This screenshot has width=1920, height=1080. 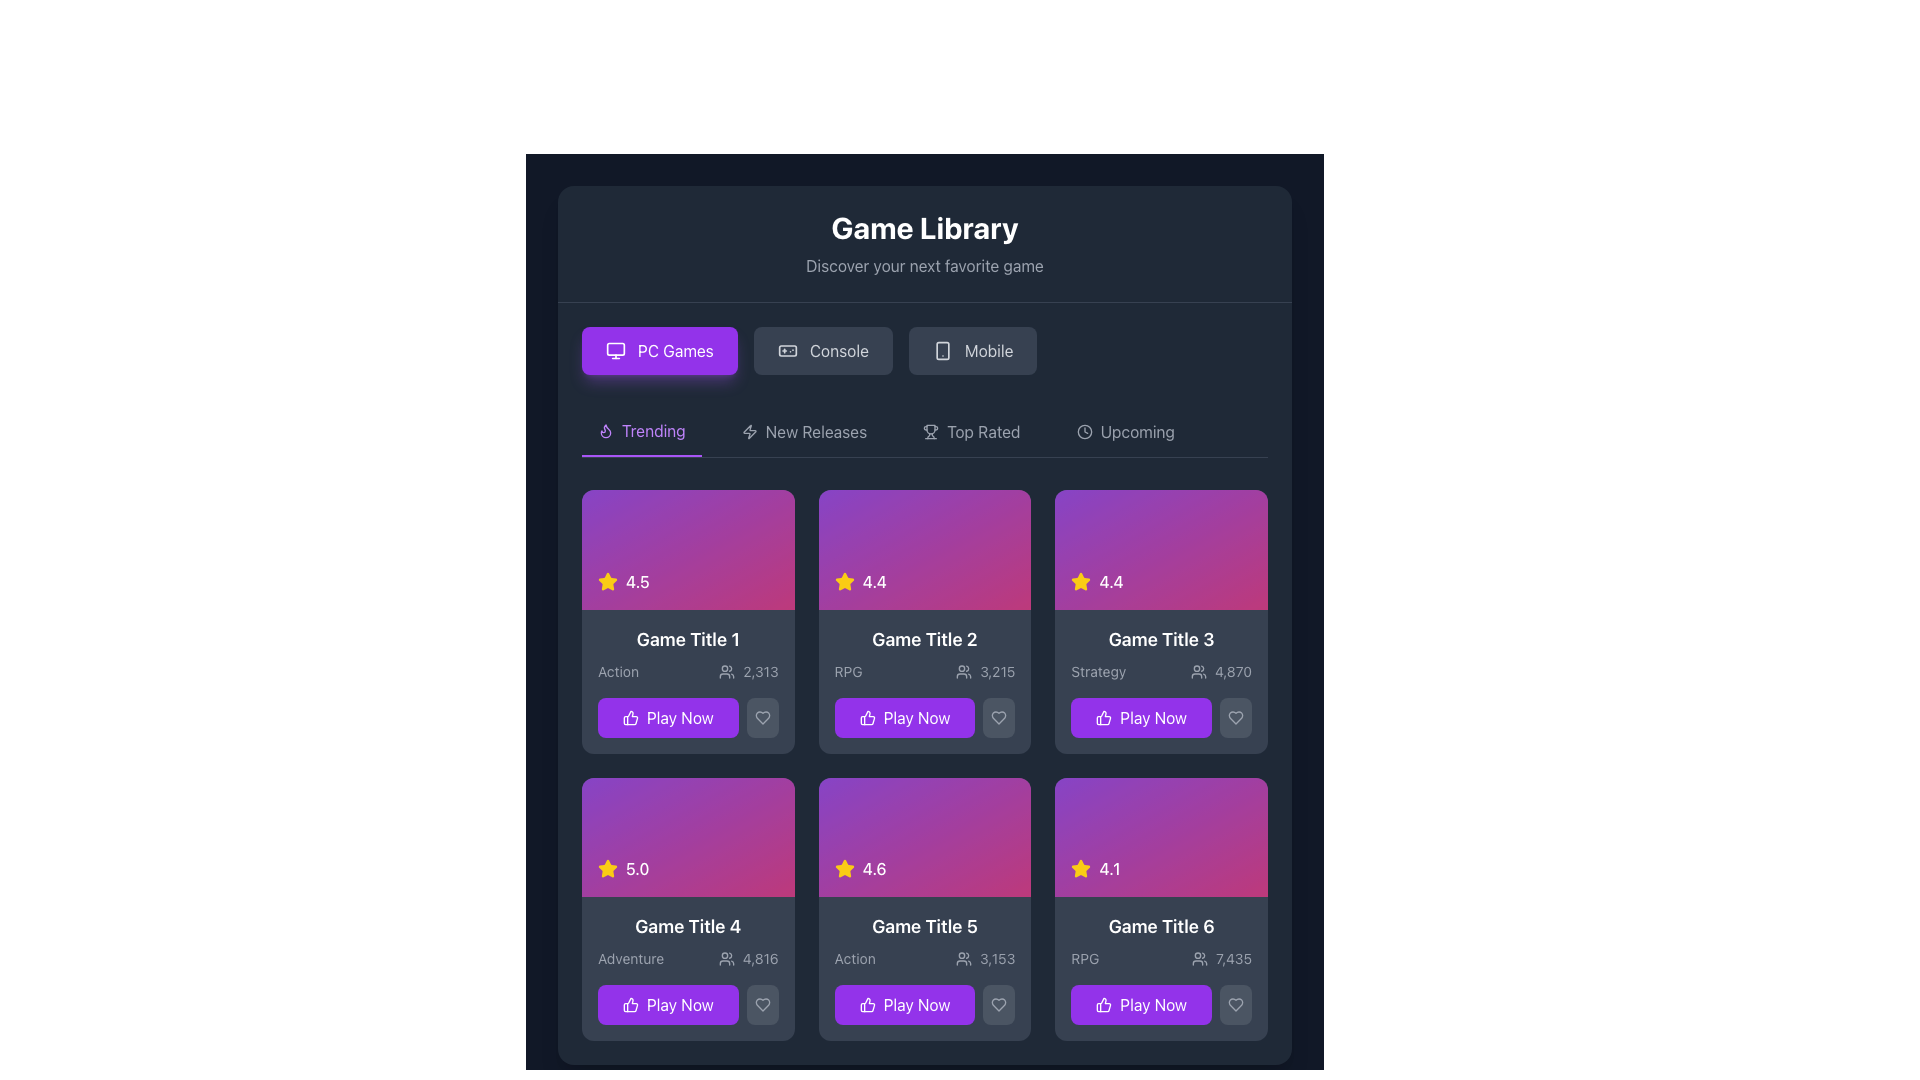 What do you see at coordinates (860, 581) in the screenshot?
I see `the Rating indicator with a yellow star icon and text '4.4' located in the second card labeled 'Game Title 2'` at bounding box center [860, 581].